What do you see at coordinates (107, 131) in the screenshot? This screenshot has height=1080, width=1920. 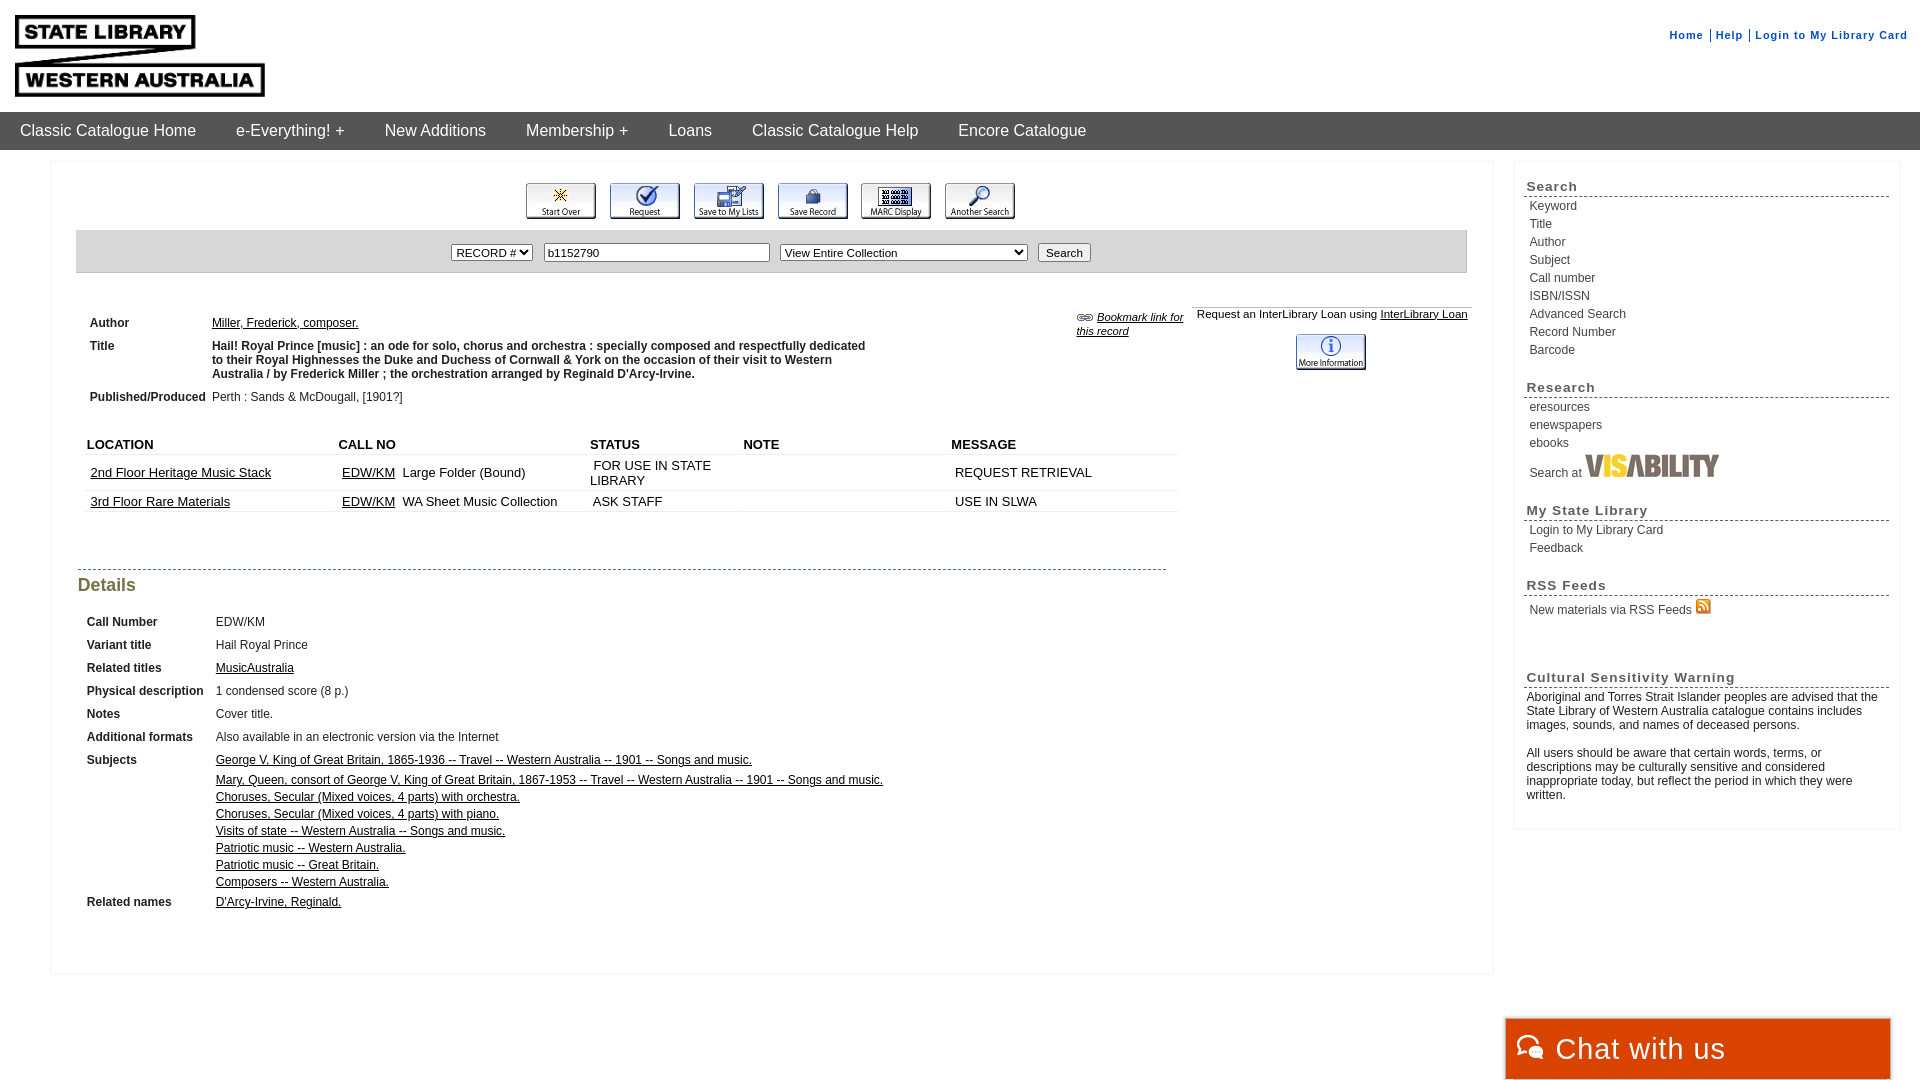 I see `'Classic Catalogue Home'` at bounding box center [107, 131].